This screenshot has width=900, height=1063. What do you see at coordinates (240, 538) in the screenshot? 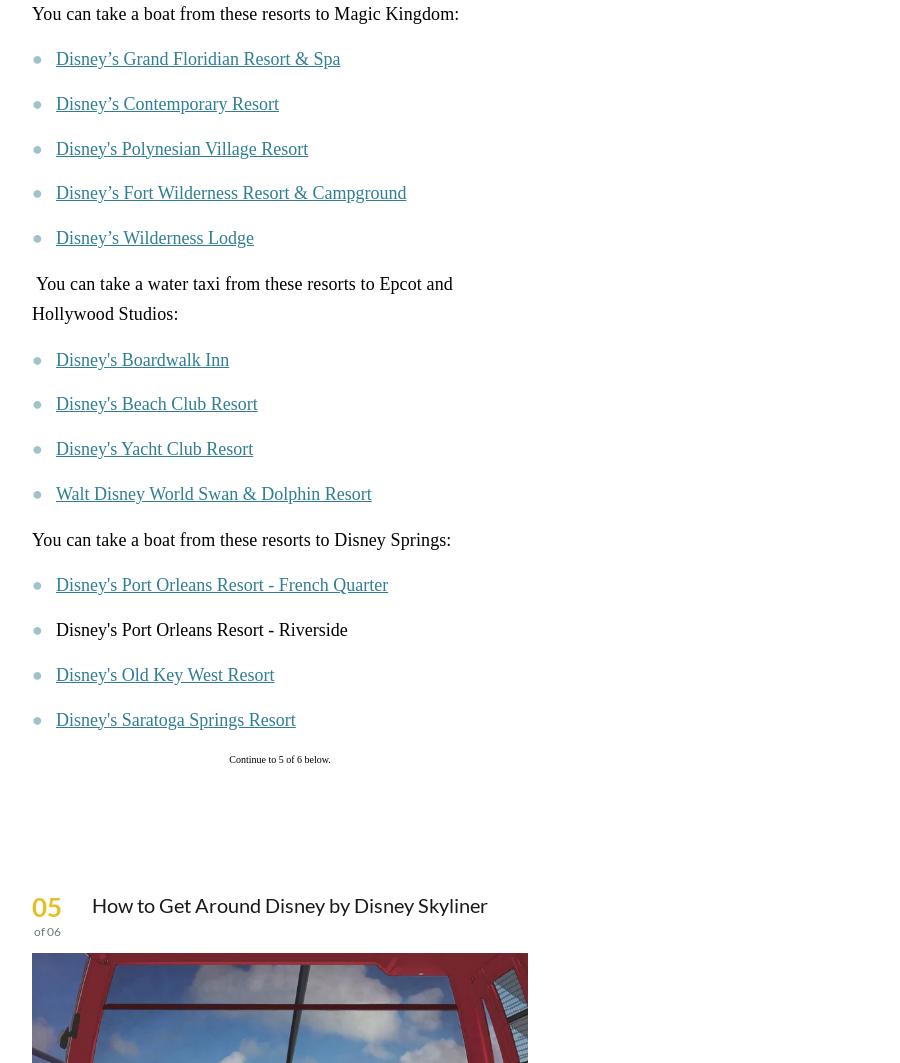
I see `'You can take a boat from these resorts to Disney Springs:'` at bounding box center [240, 538].